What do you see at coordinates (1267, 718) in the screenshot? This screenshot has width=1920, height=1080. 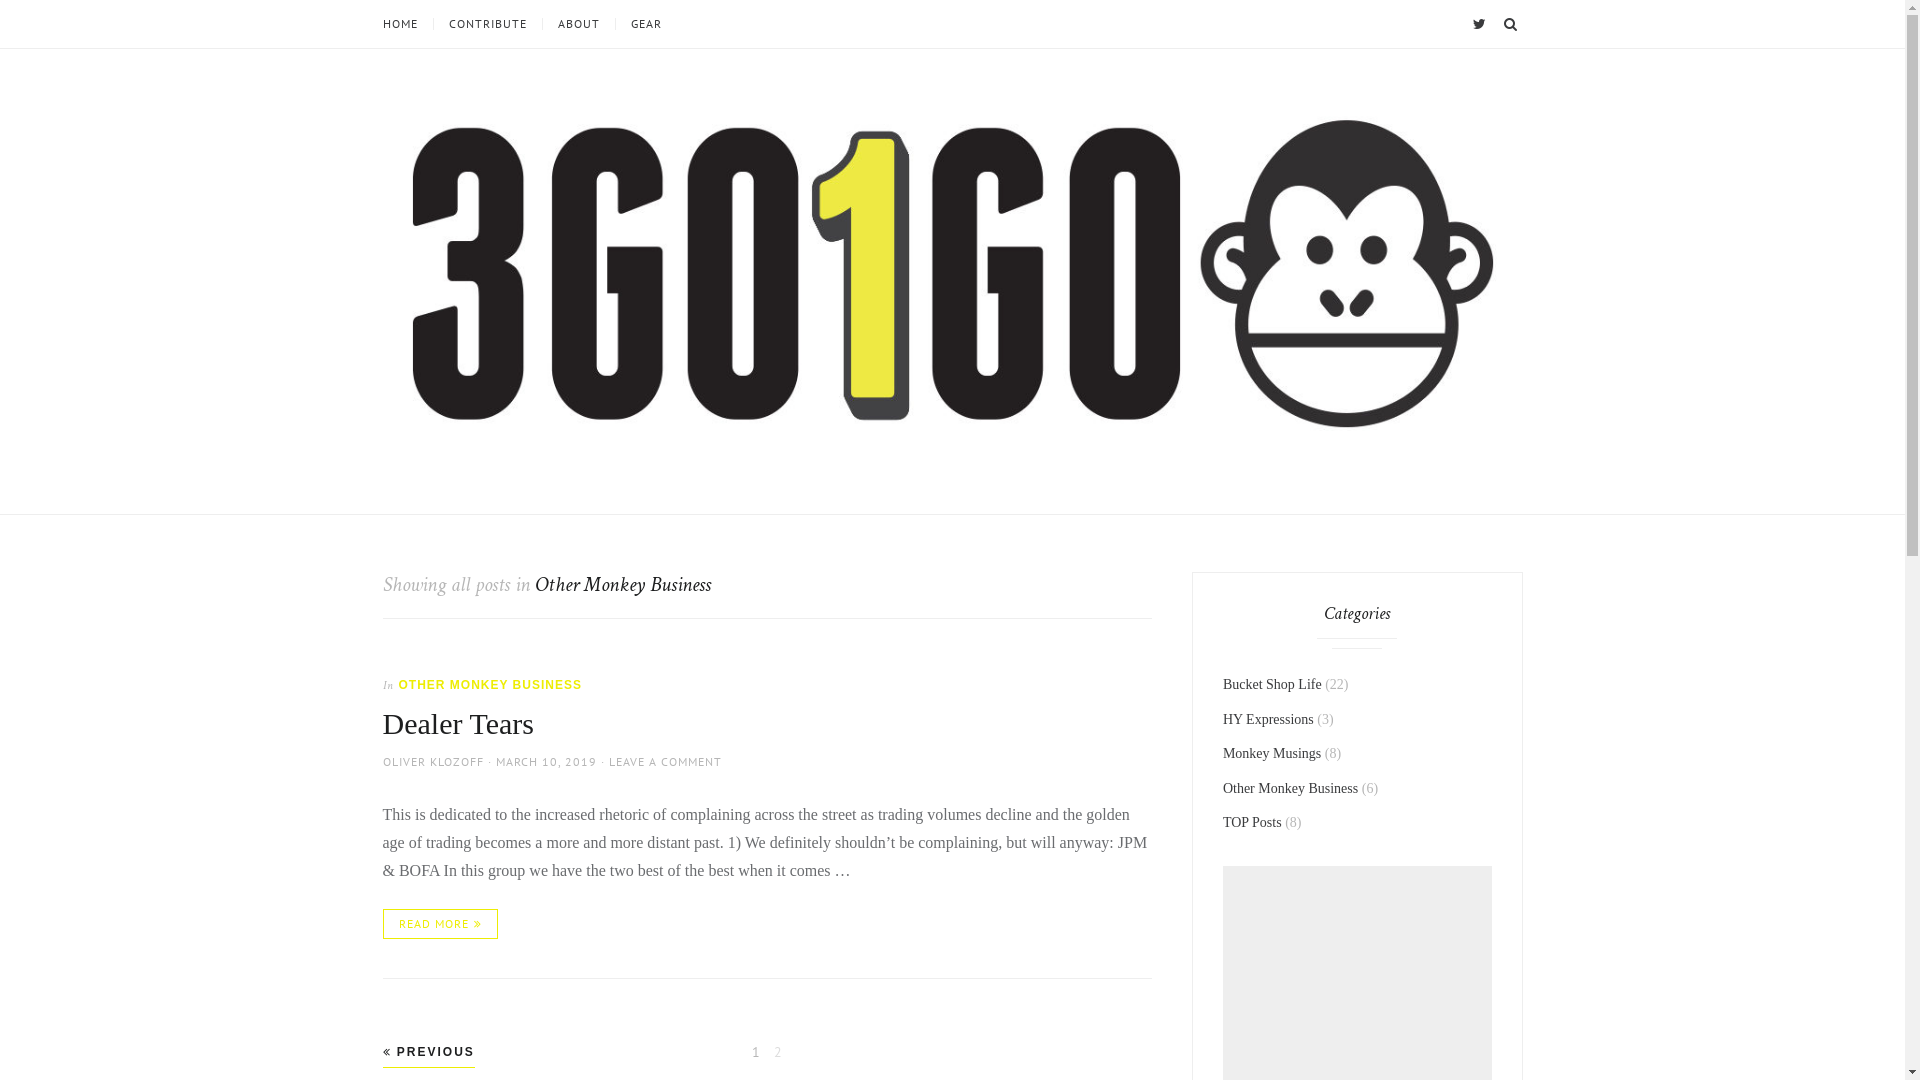 I see `'HY Expressions'` at bounding box center [1267, 718].